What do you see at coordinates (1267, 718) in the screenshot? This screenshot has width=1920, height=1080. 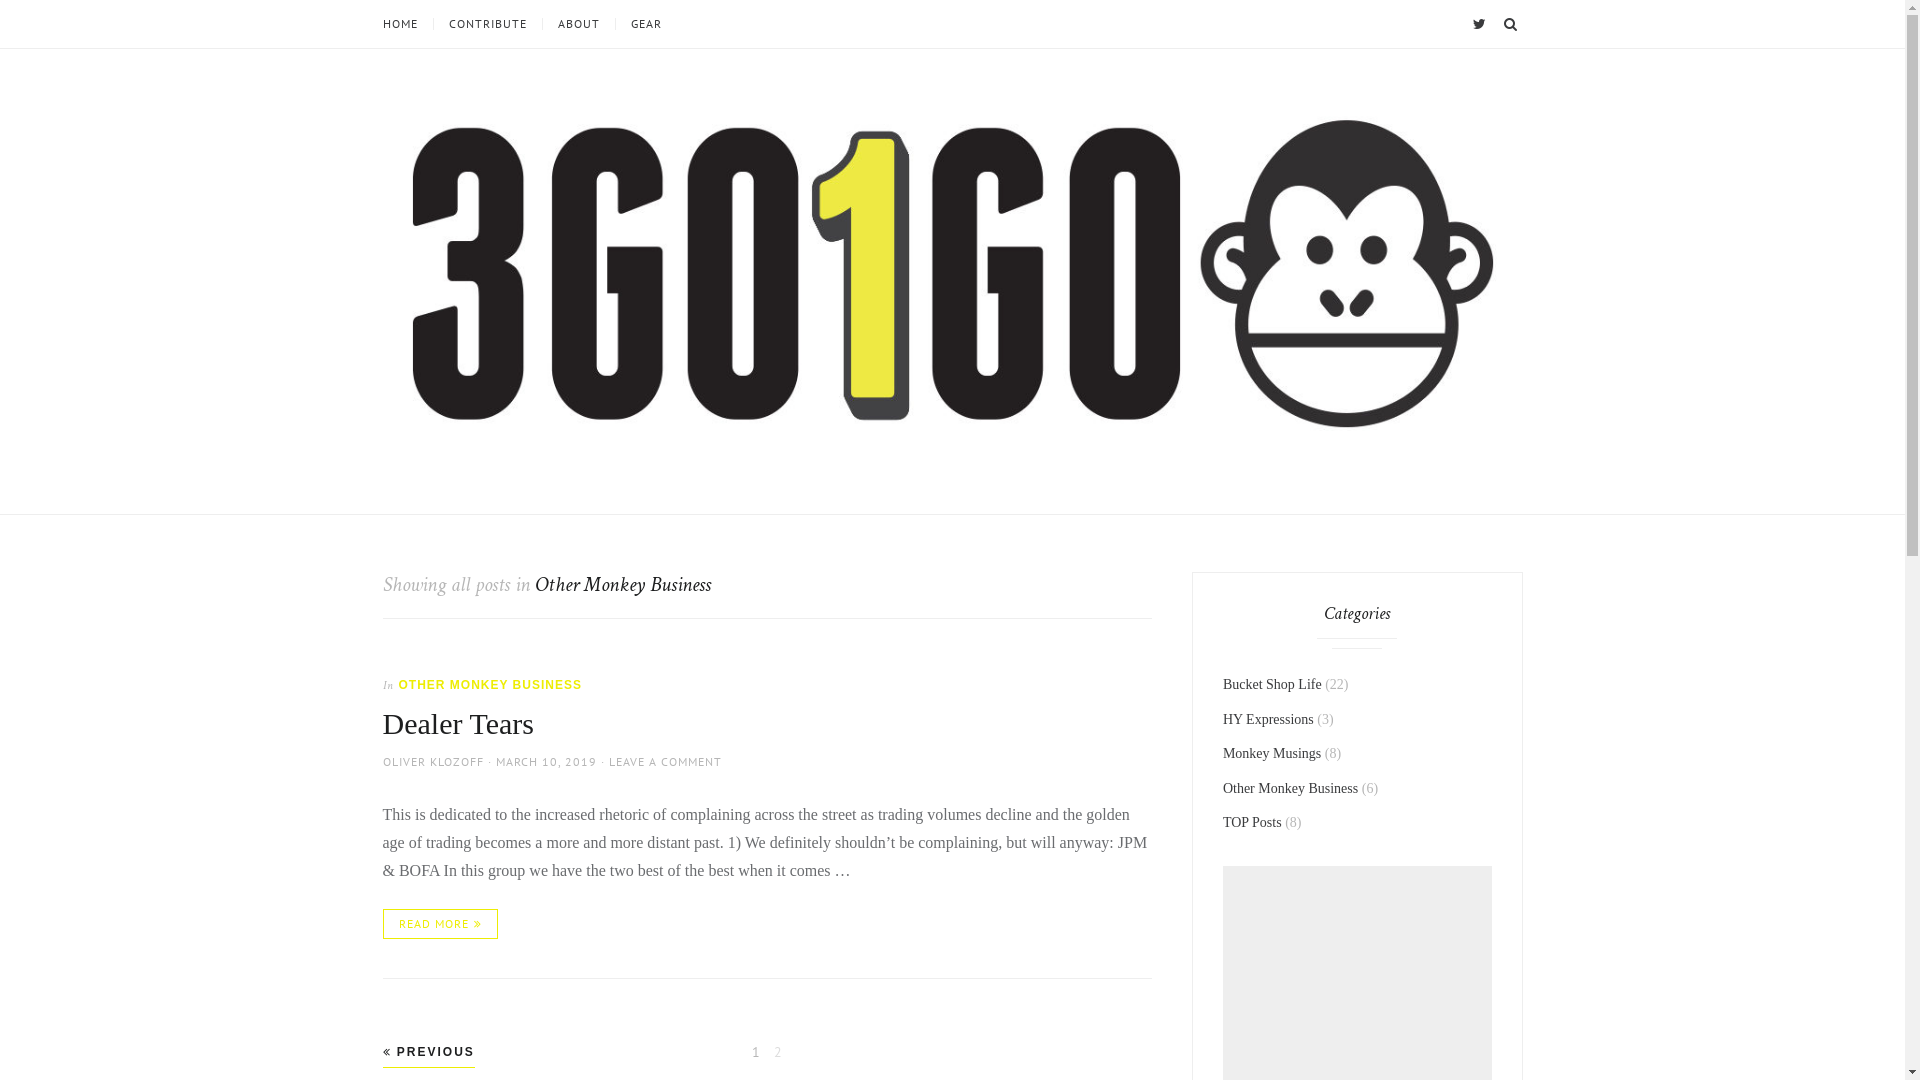 I see `'HY Expressions'` at bounding box center [1267, 718].